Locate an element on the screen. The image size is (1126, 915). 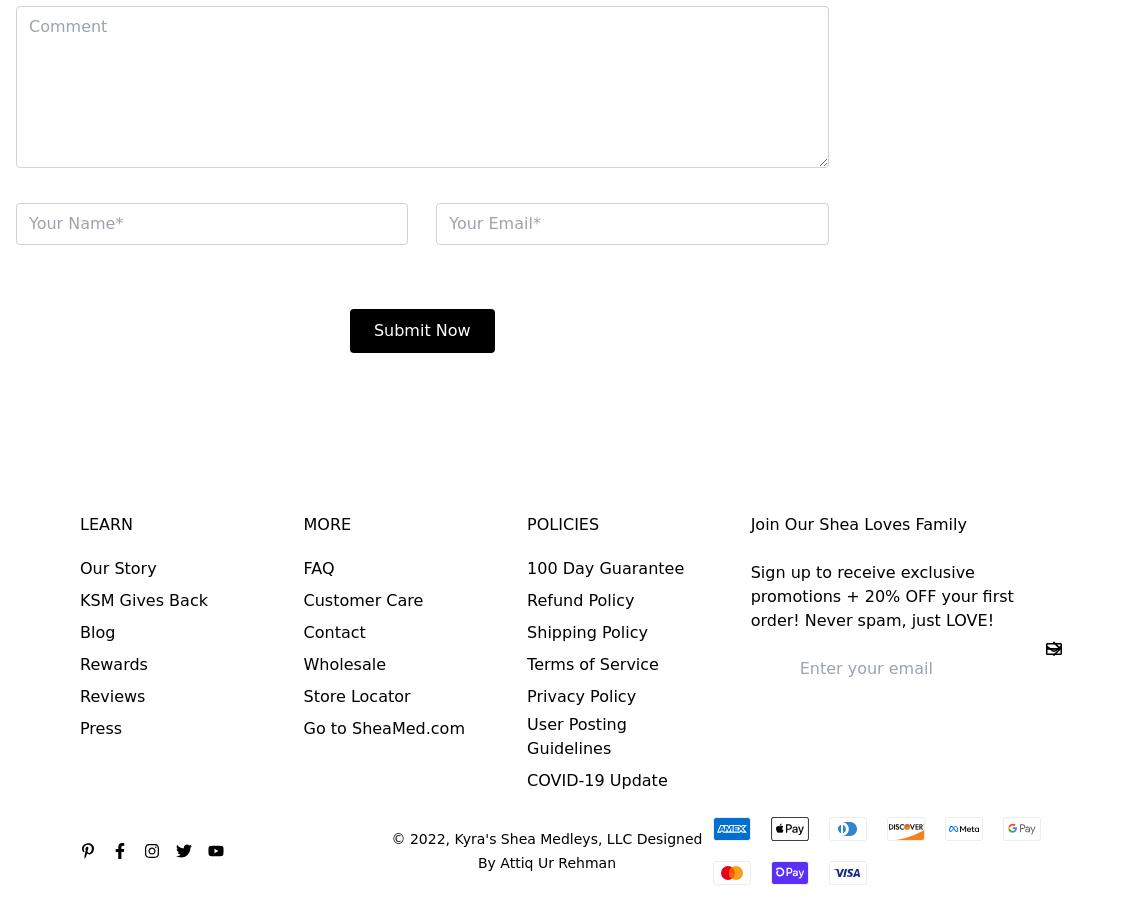
'COVID-19 Update' is located at coordinates (596, 779).